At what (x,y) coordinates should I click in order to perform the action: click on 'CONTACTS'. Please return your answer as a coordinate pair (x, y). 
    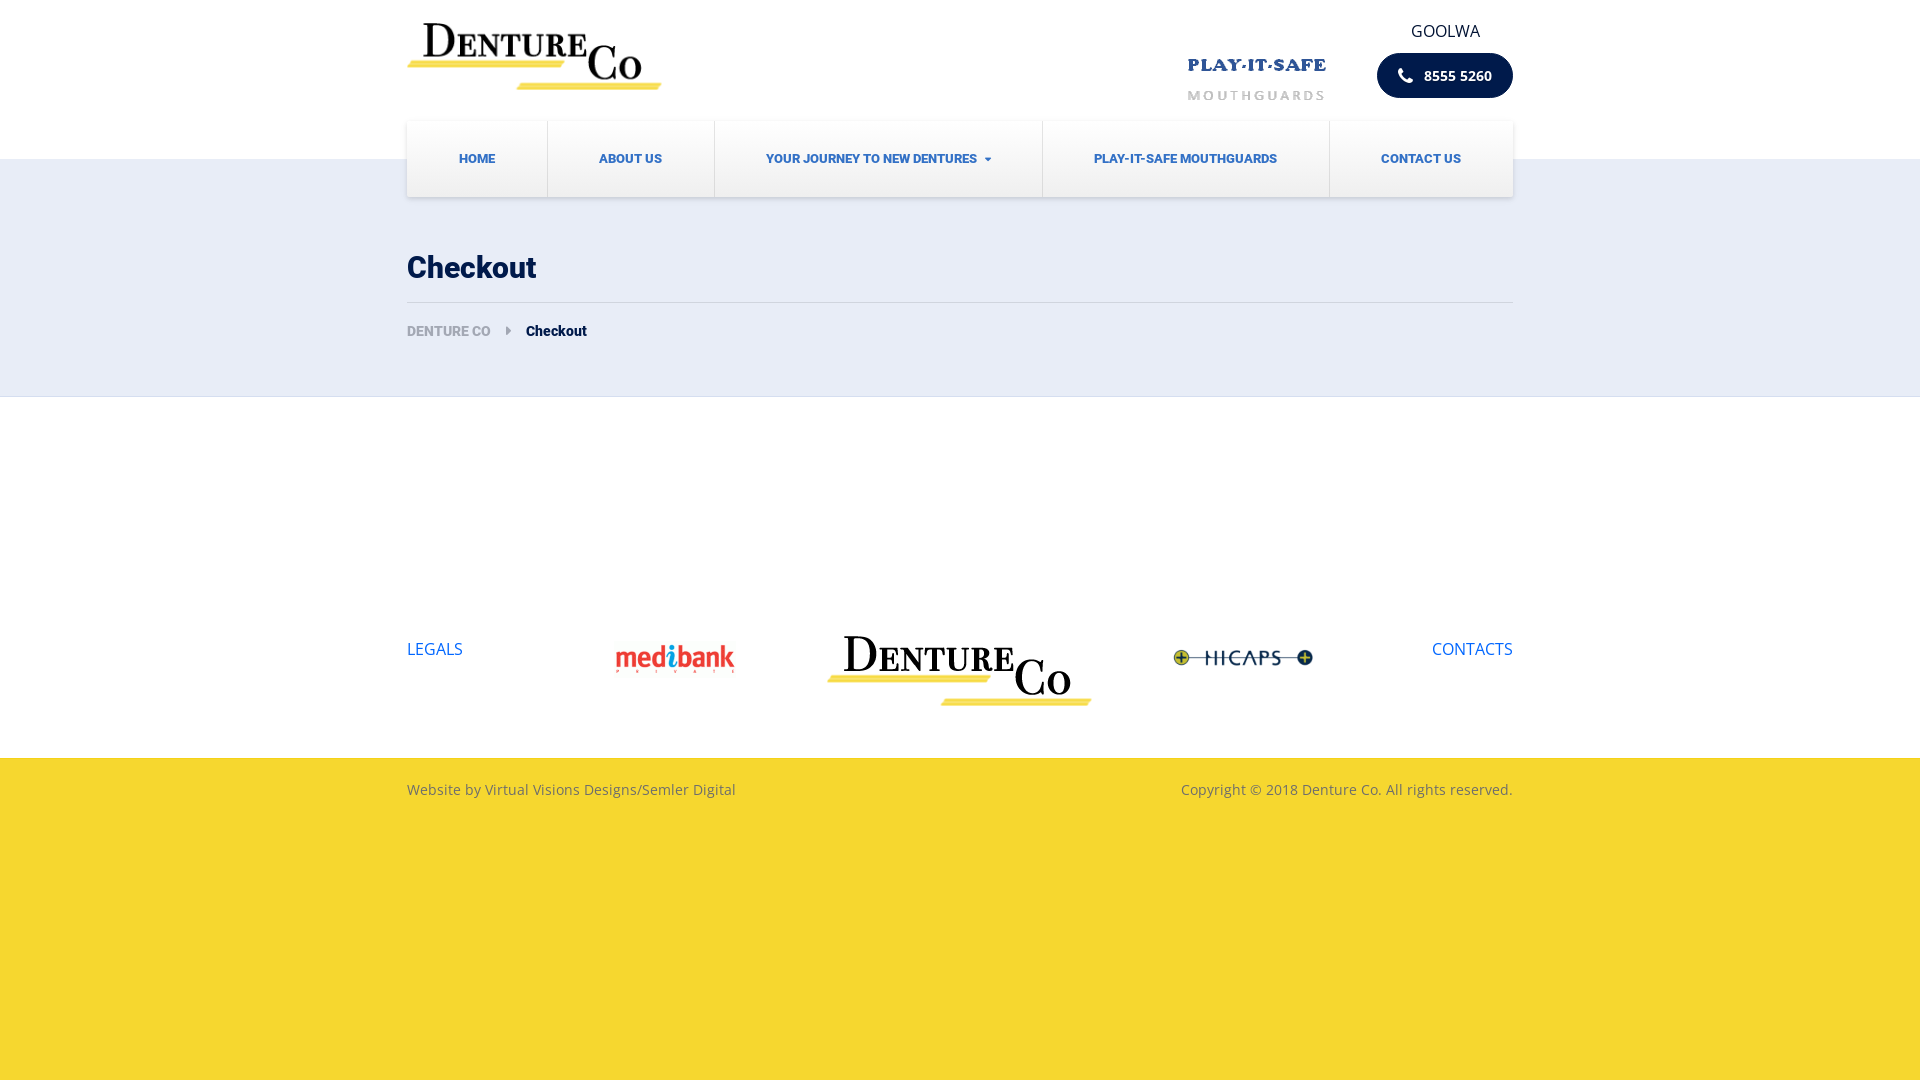
    Looking at the image, I should click on (1472, 648).